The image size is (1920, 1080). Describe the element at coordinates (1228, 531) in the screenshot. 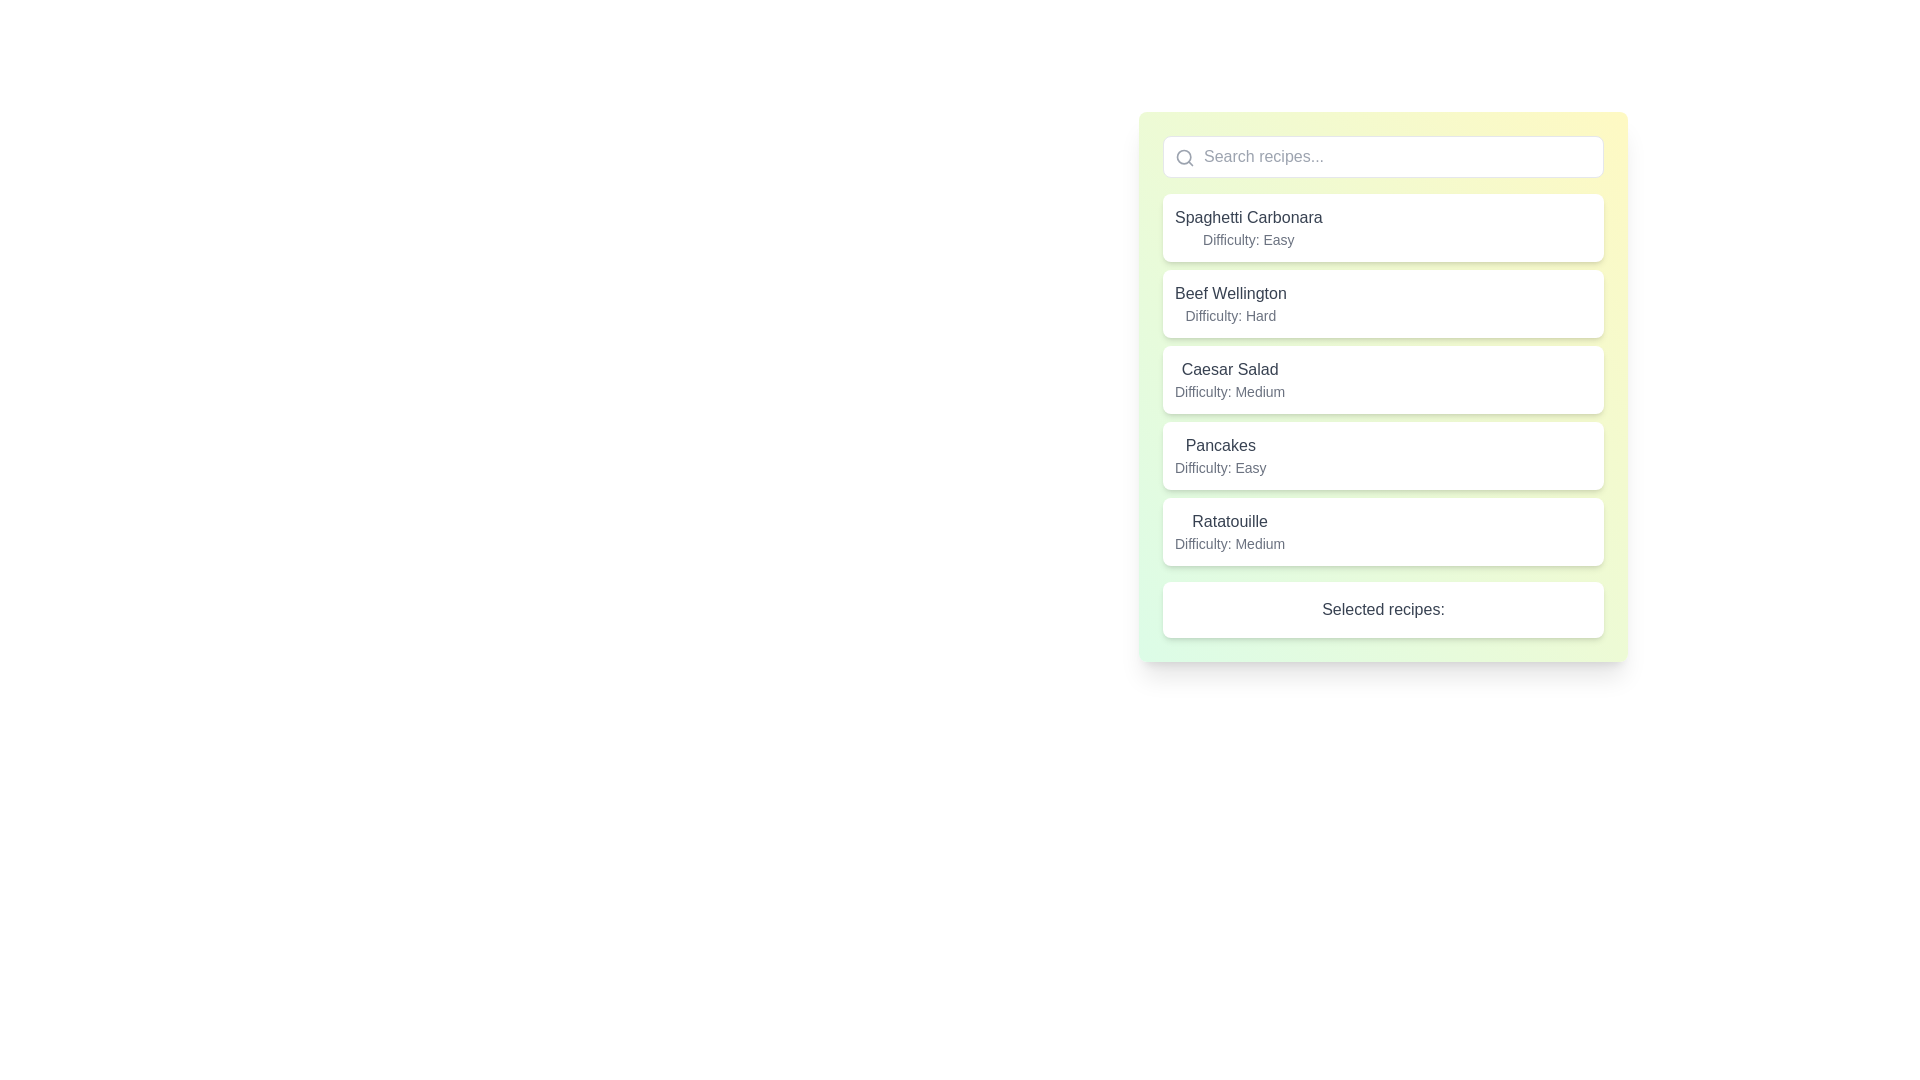

I see `the Text block displaying the recipe name 'Ratatouille' and its difficulty 'Medium' located` at that location.